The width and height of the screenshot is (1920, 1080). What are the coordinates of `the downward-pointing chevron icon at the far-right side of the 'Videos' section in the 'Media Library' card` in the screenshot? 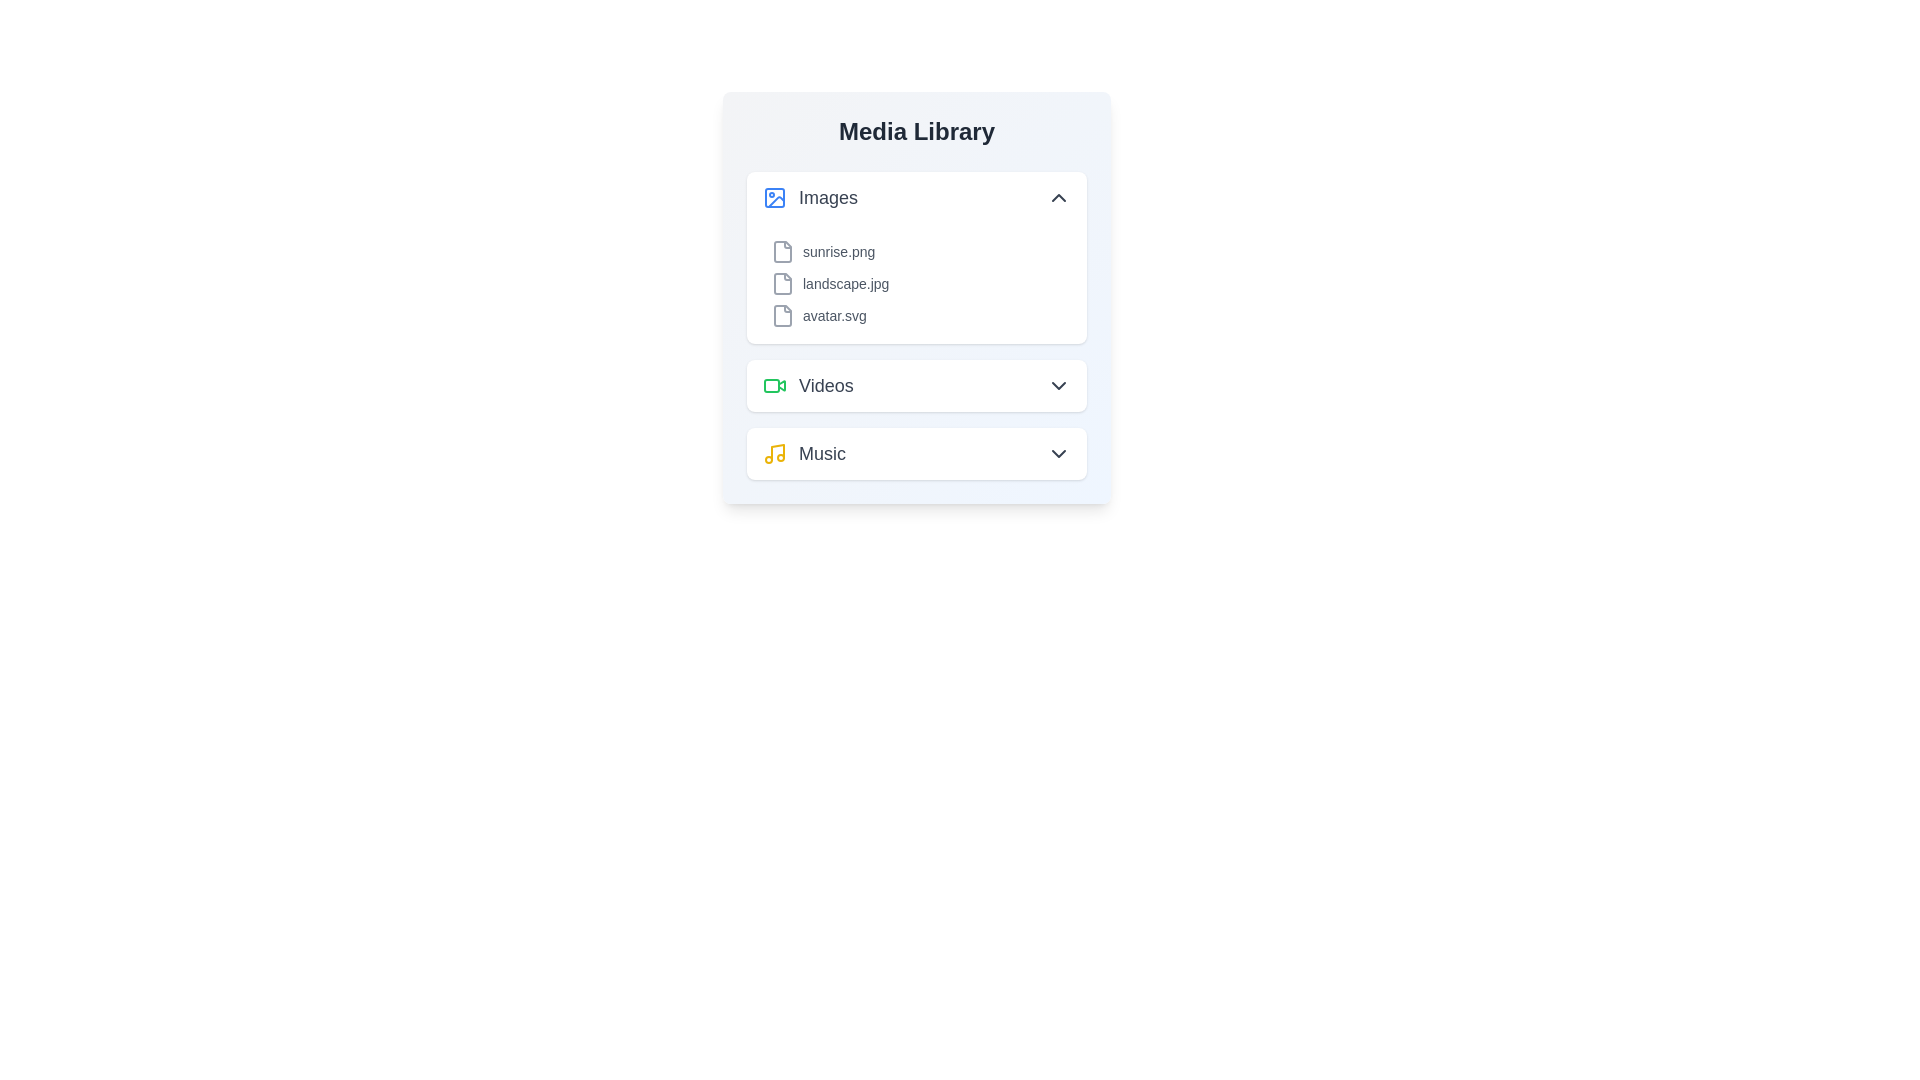 It's located at (1058, 385).